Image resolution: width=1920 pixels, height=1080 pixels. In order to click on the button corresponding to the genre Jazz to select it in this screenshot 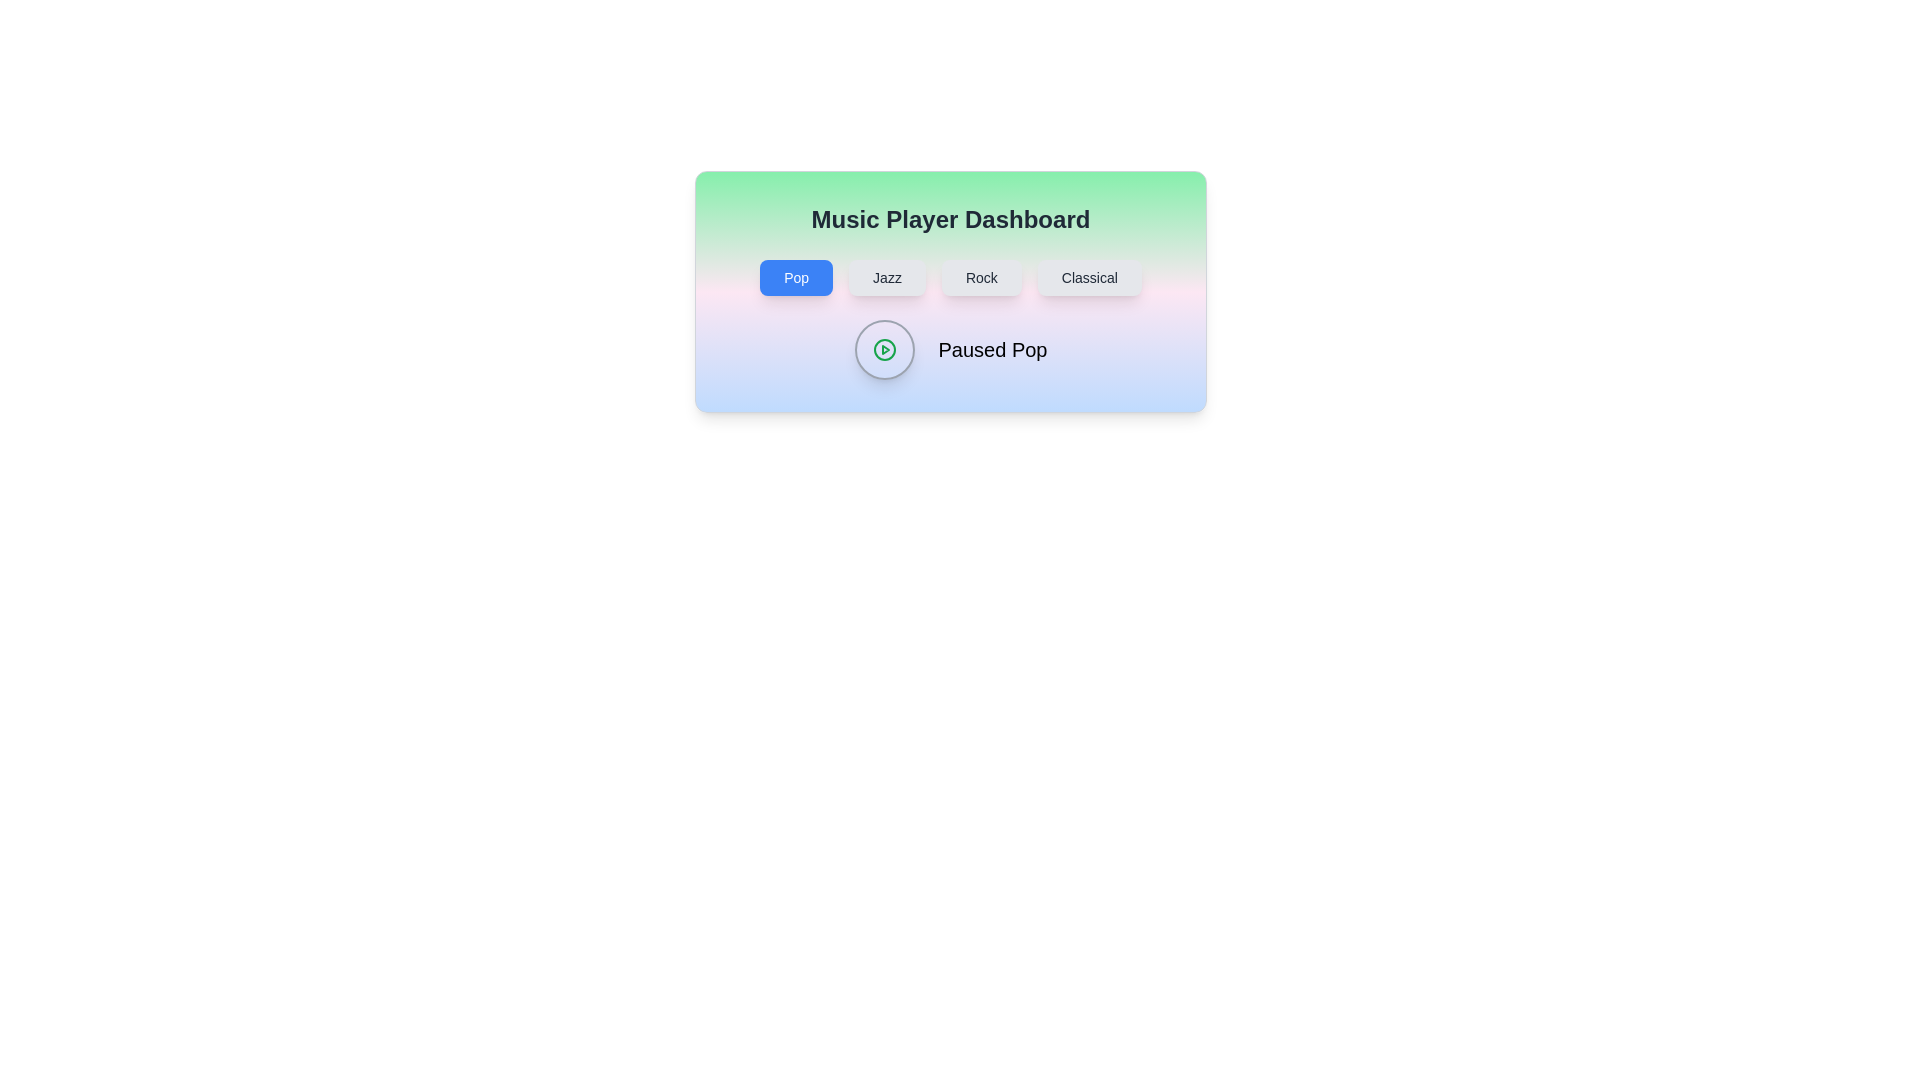, I will do `click(886, 277)`.